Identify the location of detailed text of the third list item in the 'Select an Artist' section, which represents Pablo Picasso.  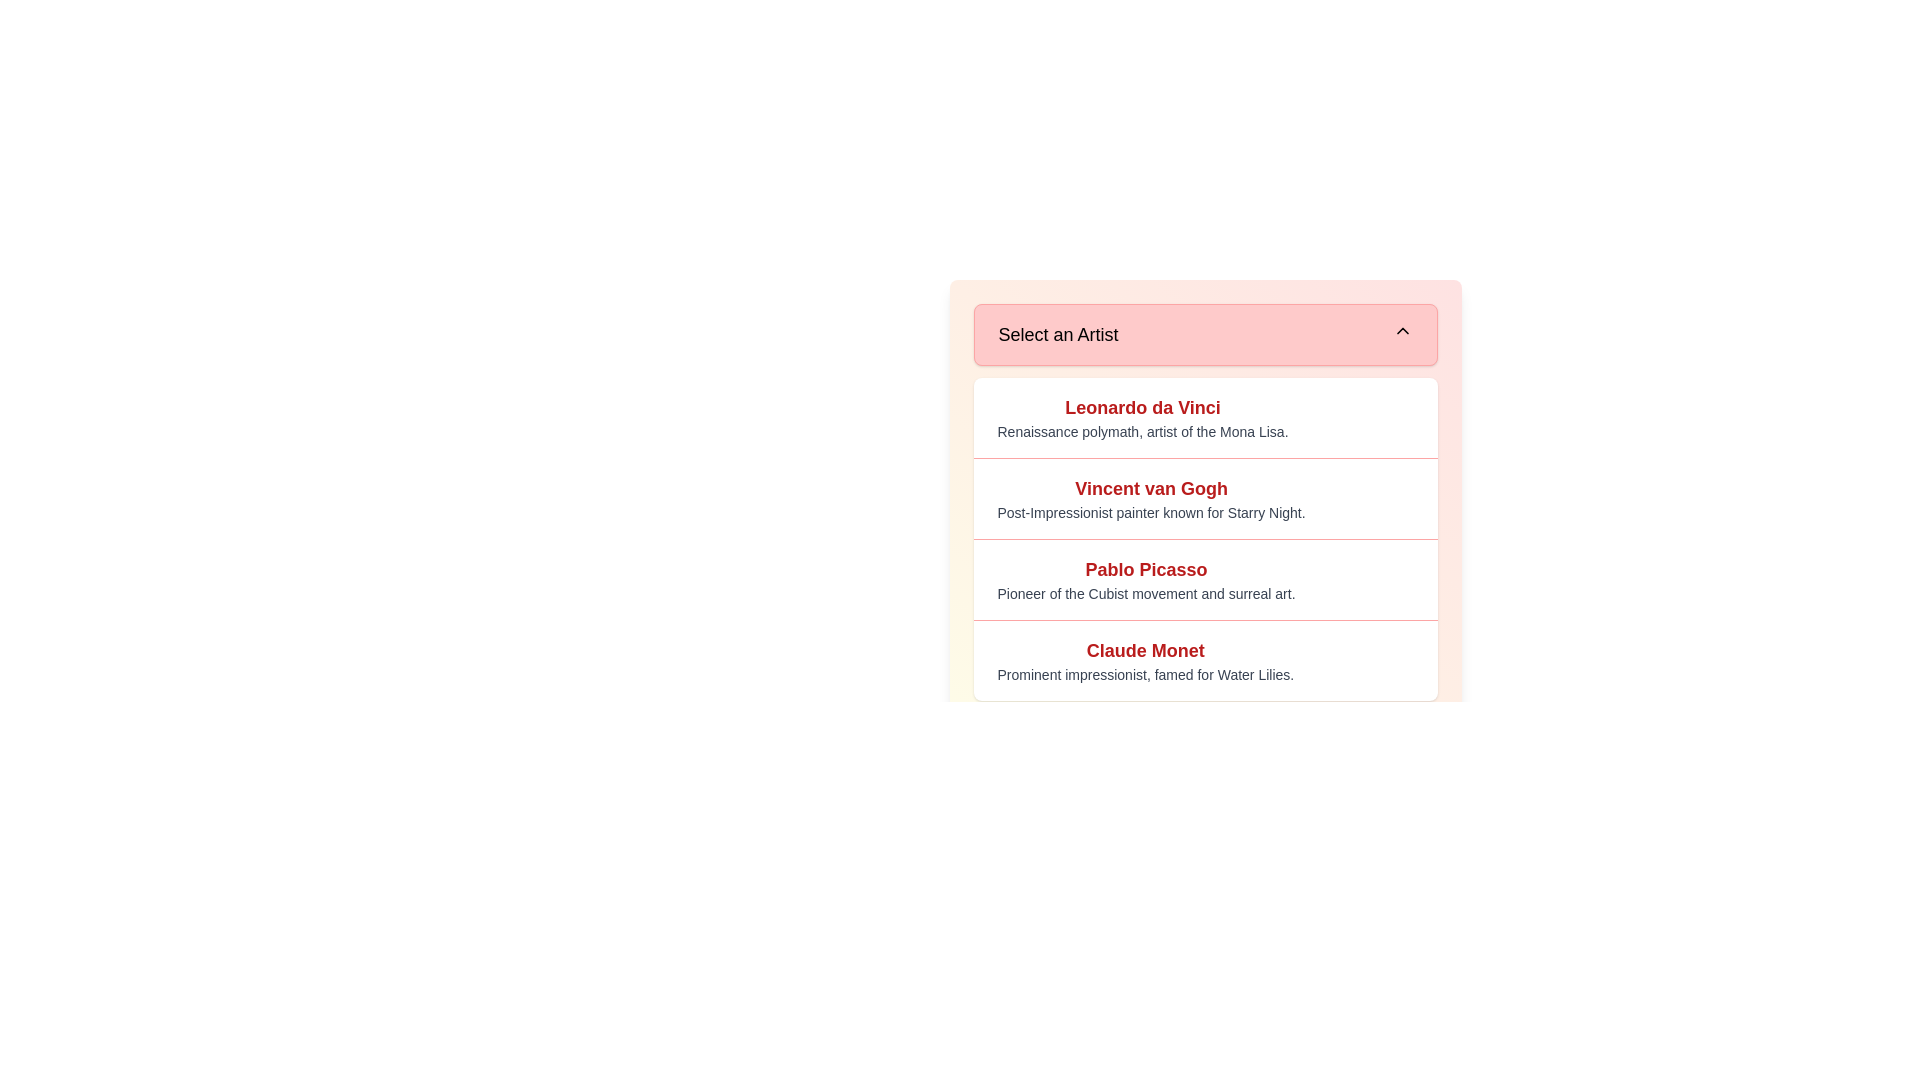
(1204, 579).